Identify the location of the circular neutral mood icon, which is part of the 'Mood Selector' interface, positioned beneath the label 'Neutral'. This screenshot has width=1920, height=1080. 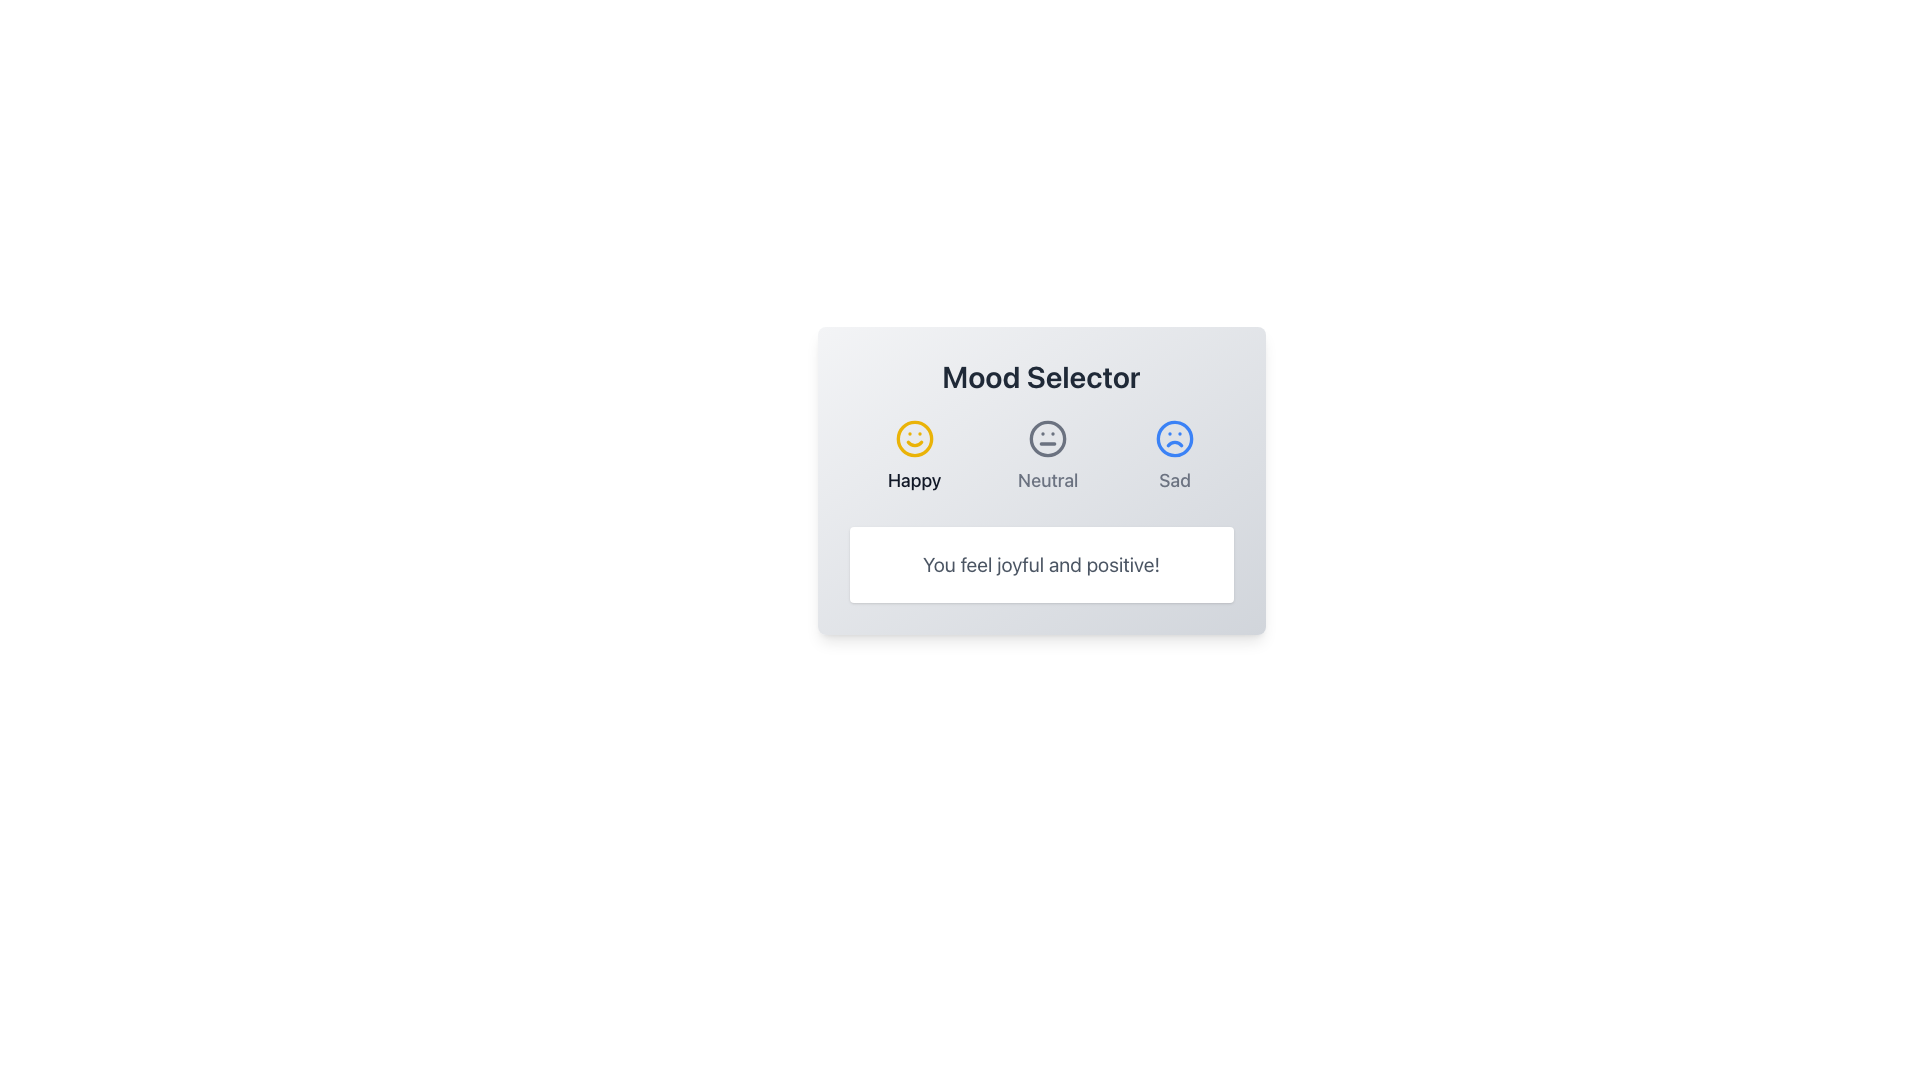
(1047, 438).